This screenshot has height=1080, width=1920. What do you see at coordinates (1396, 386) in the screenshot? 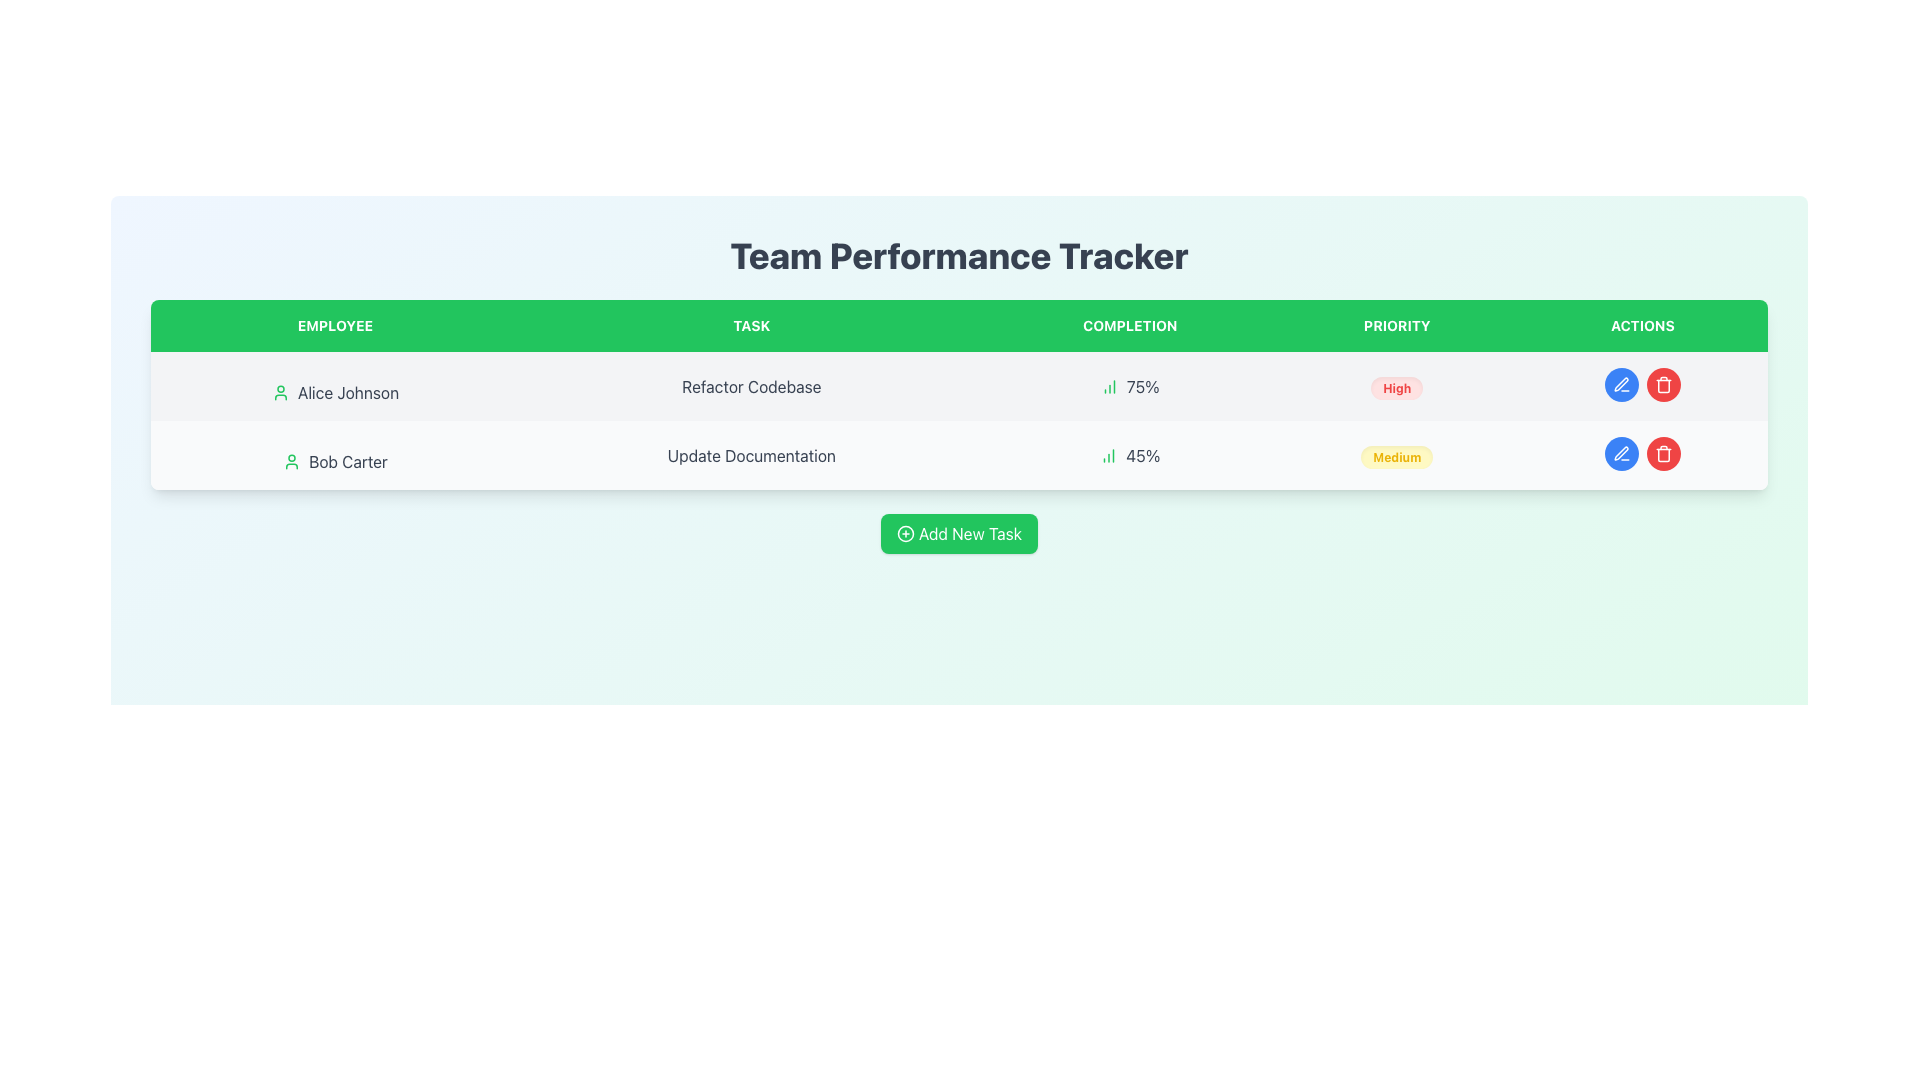
I see `the static text label with red text reading 'High' in the 'Priority' column for 'Alice Johnson' in the task table` at bounding box center [1396, 386].